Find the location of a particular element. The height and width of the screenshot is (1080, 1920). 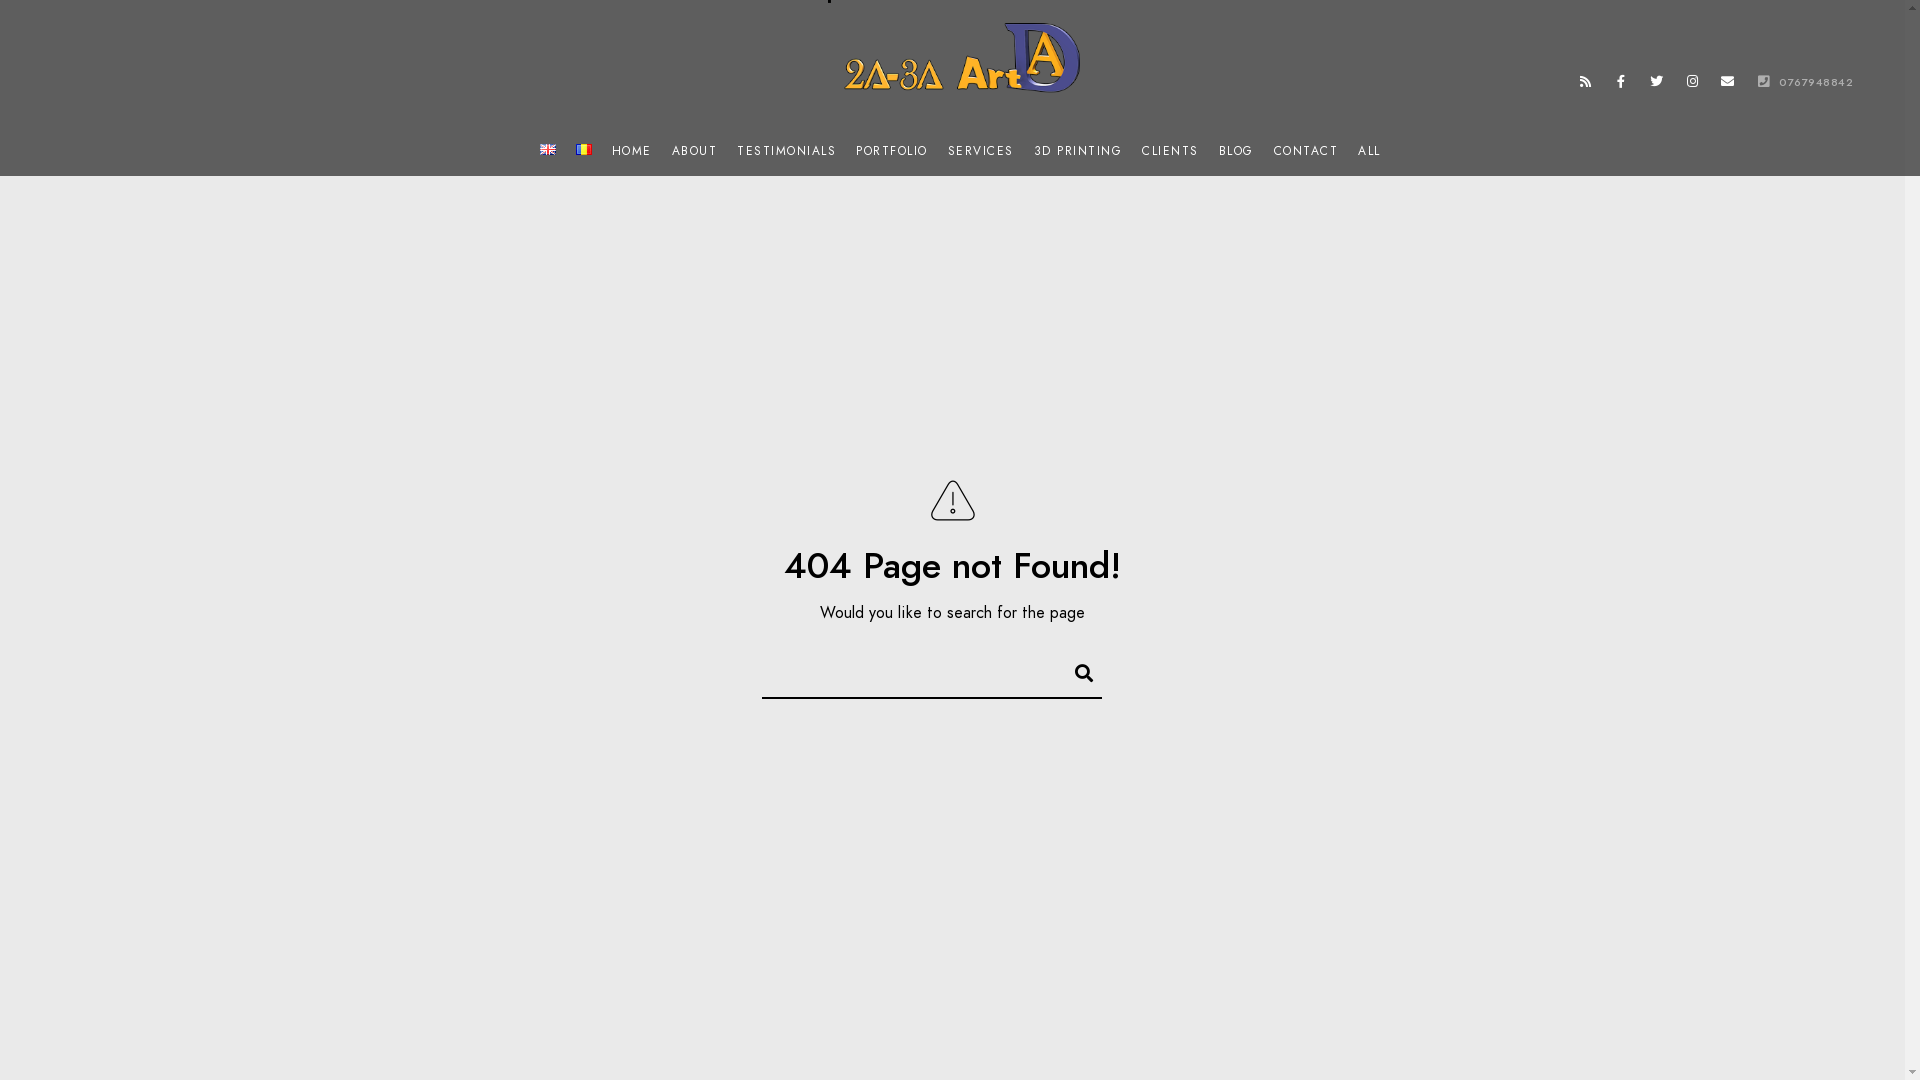

'CONTACT' is located at coordinates (1306, 149).